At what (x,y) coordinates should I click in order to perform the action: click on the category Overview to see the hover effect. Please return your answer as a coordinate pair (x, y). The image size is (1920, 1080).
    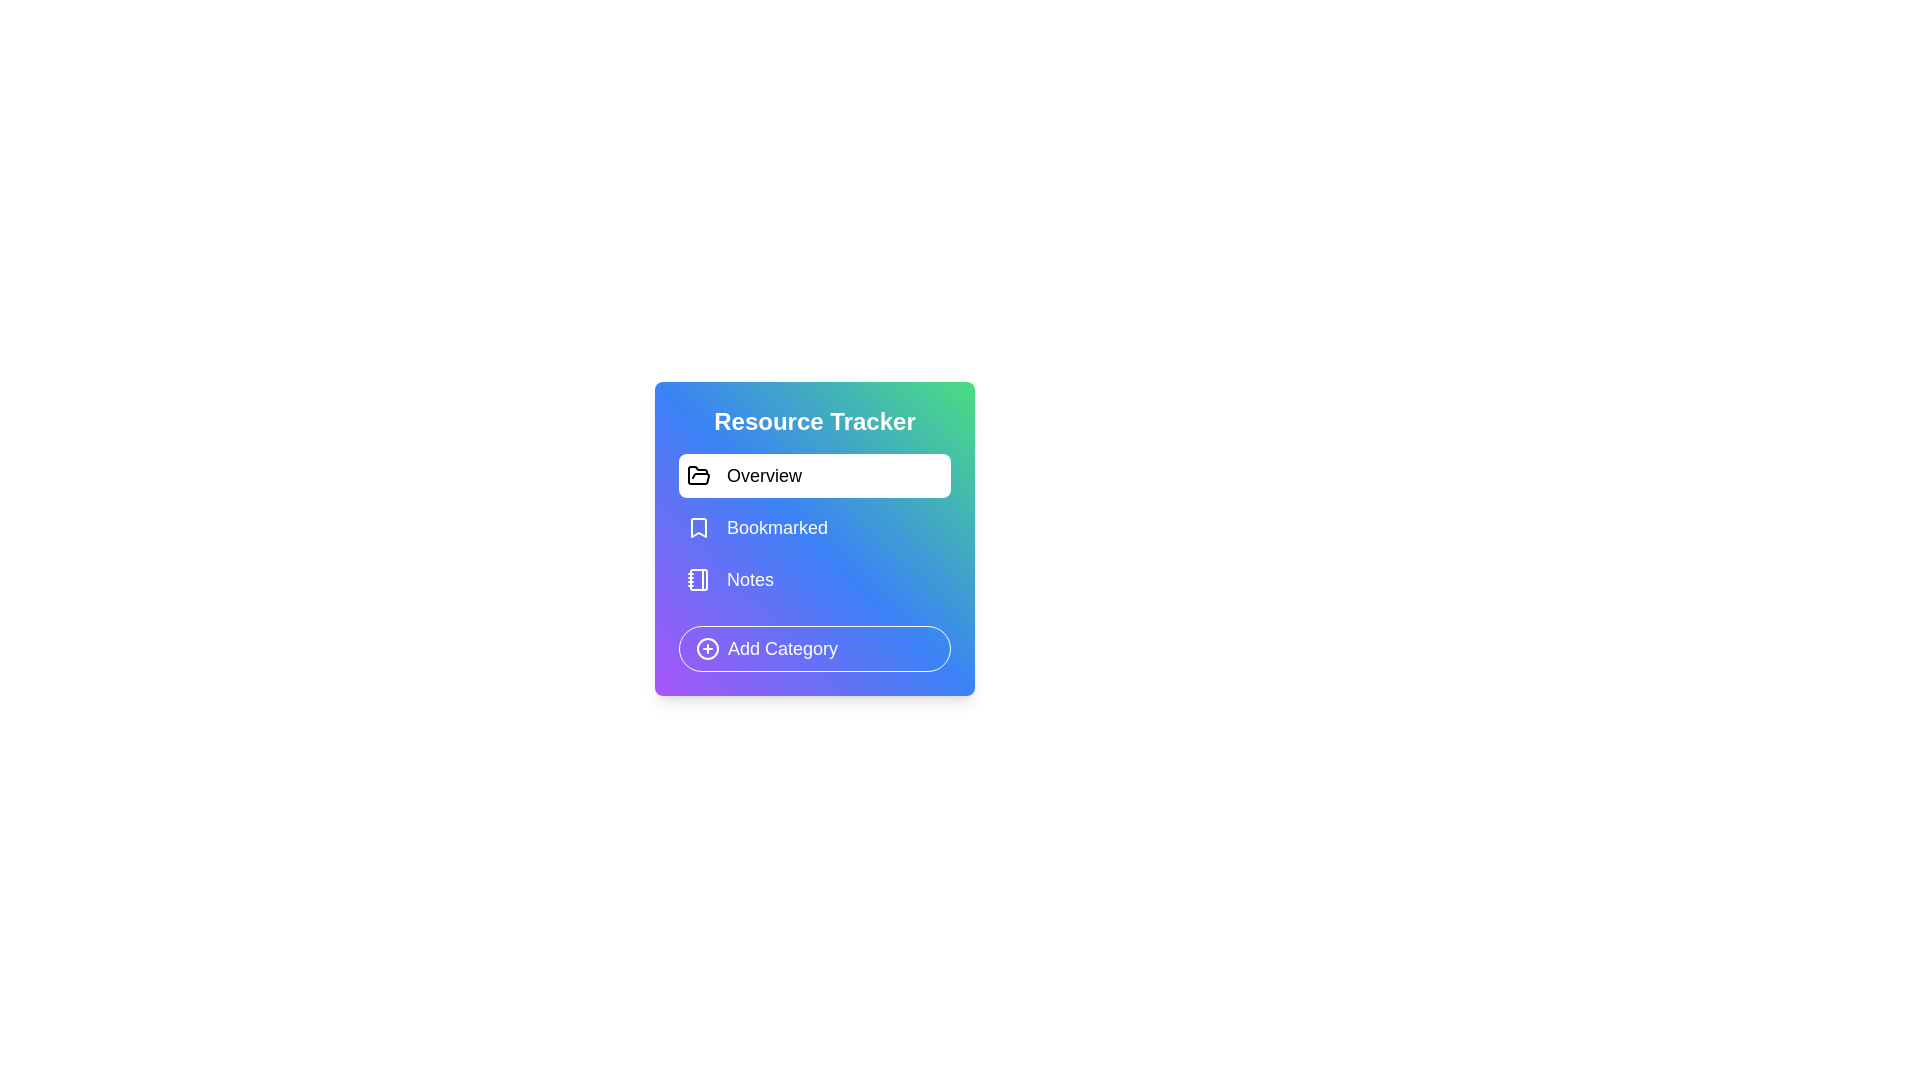
    Looking at the image, I should click on (815, 475).